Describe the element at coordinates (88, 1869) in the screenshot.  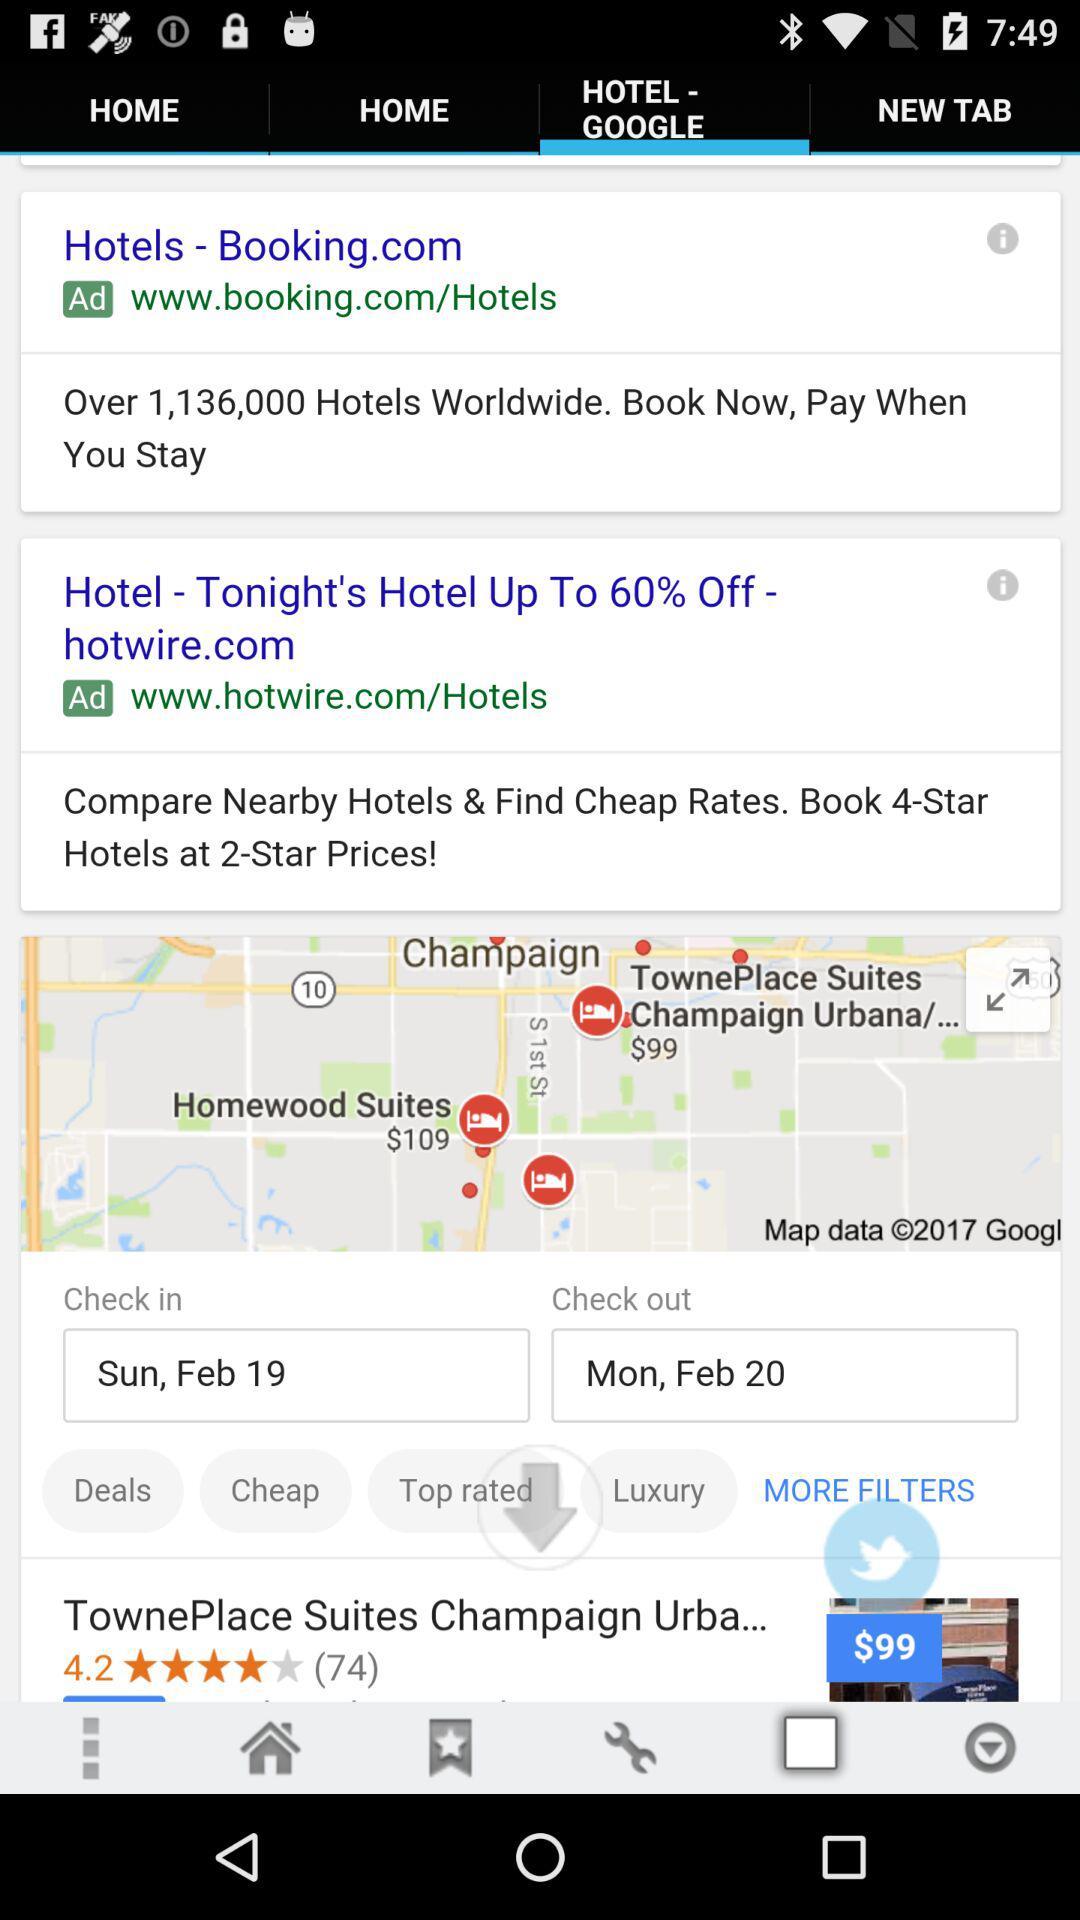
I see `the more icon` at that location.